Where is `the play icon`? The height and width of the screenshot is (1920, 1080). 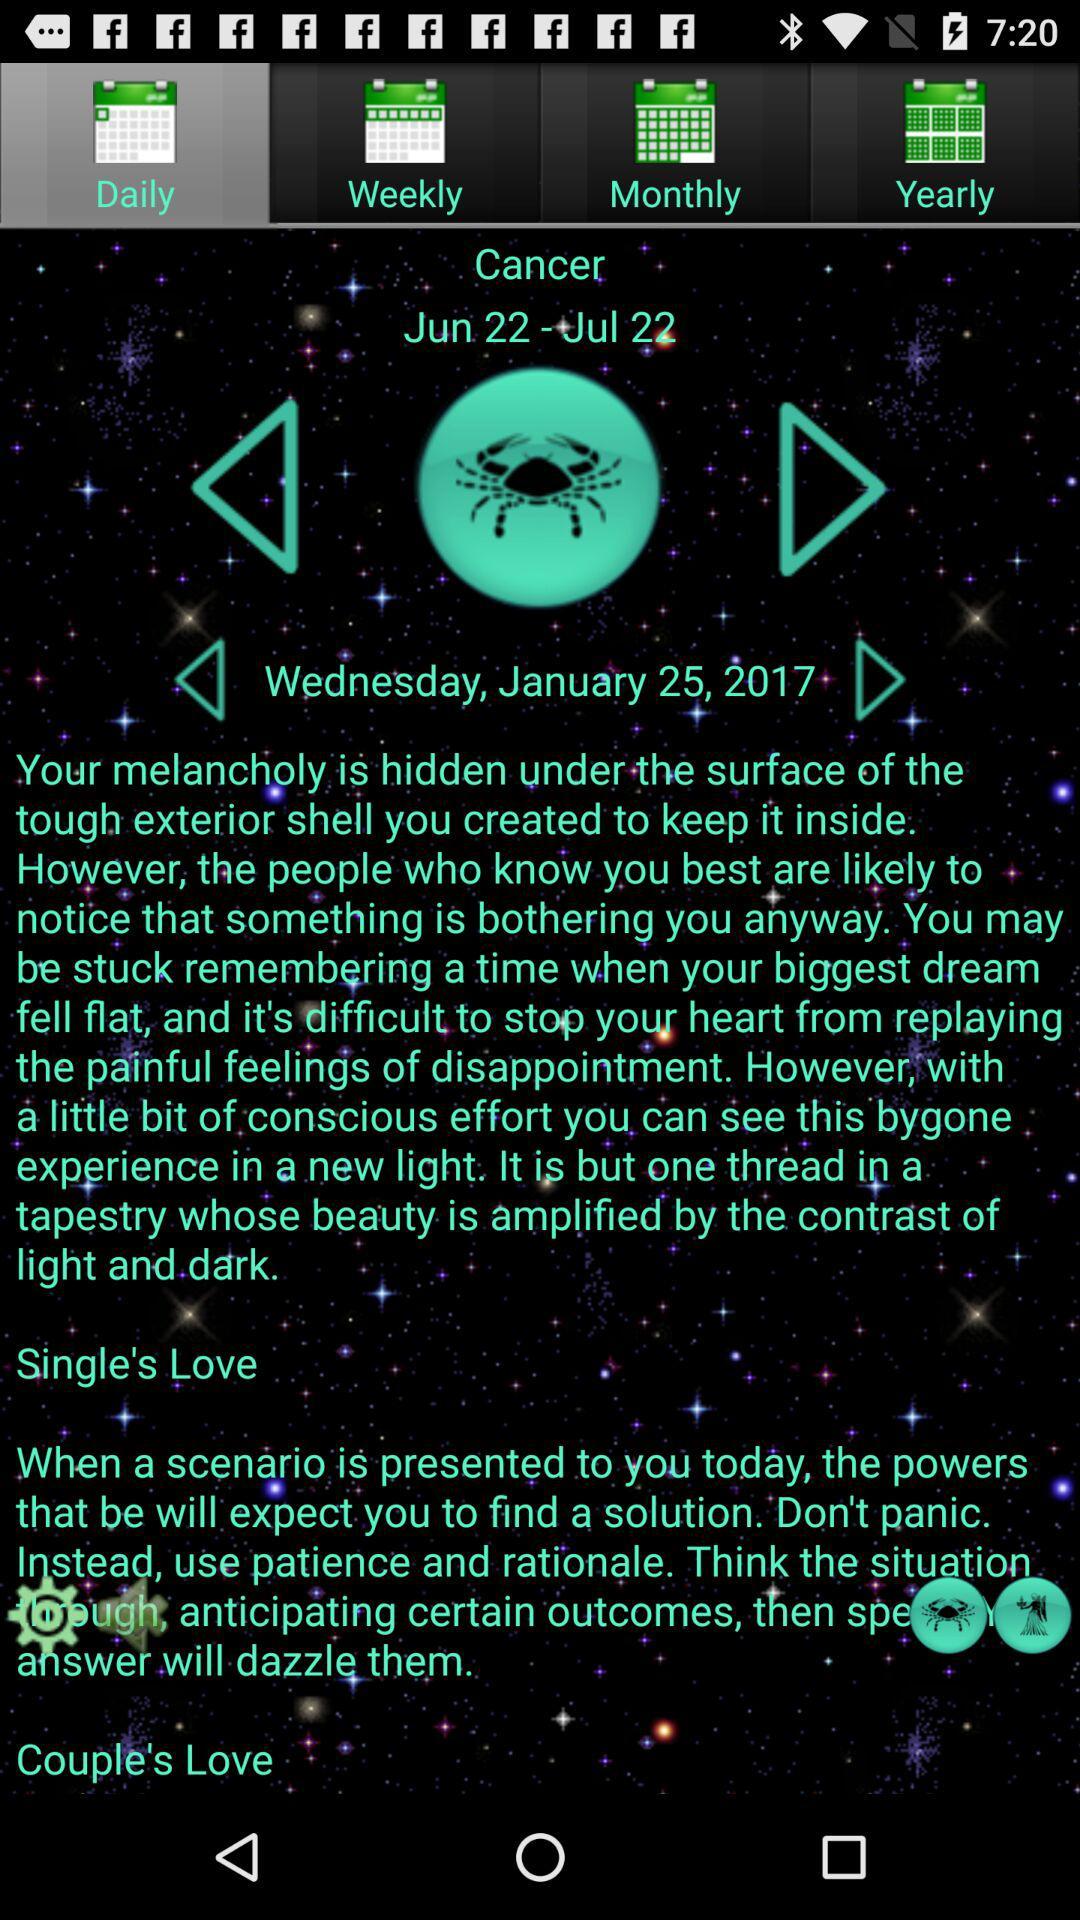 the play icon is located at coordinates (879, 725).